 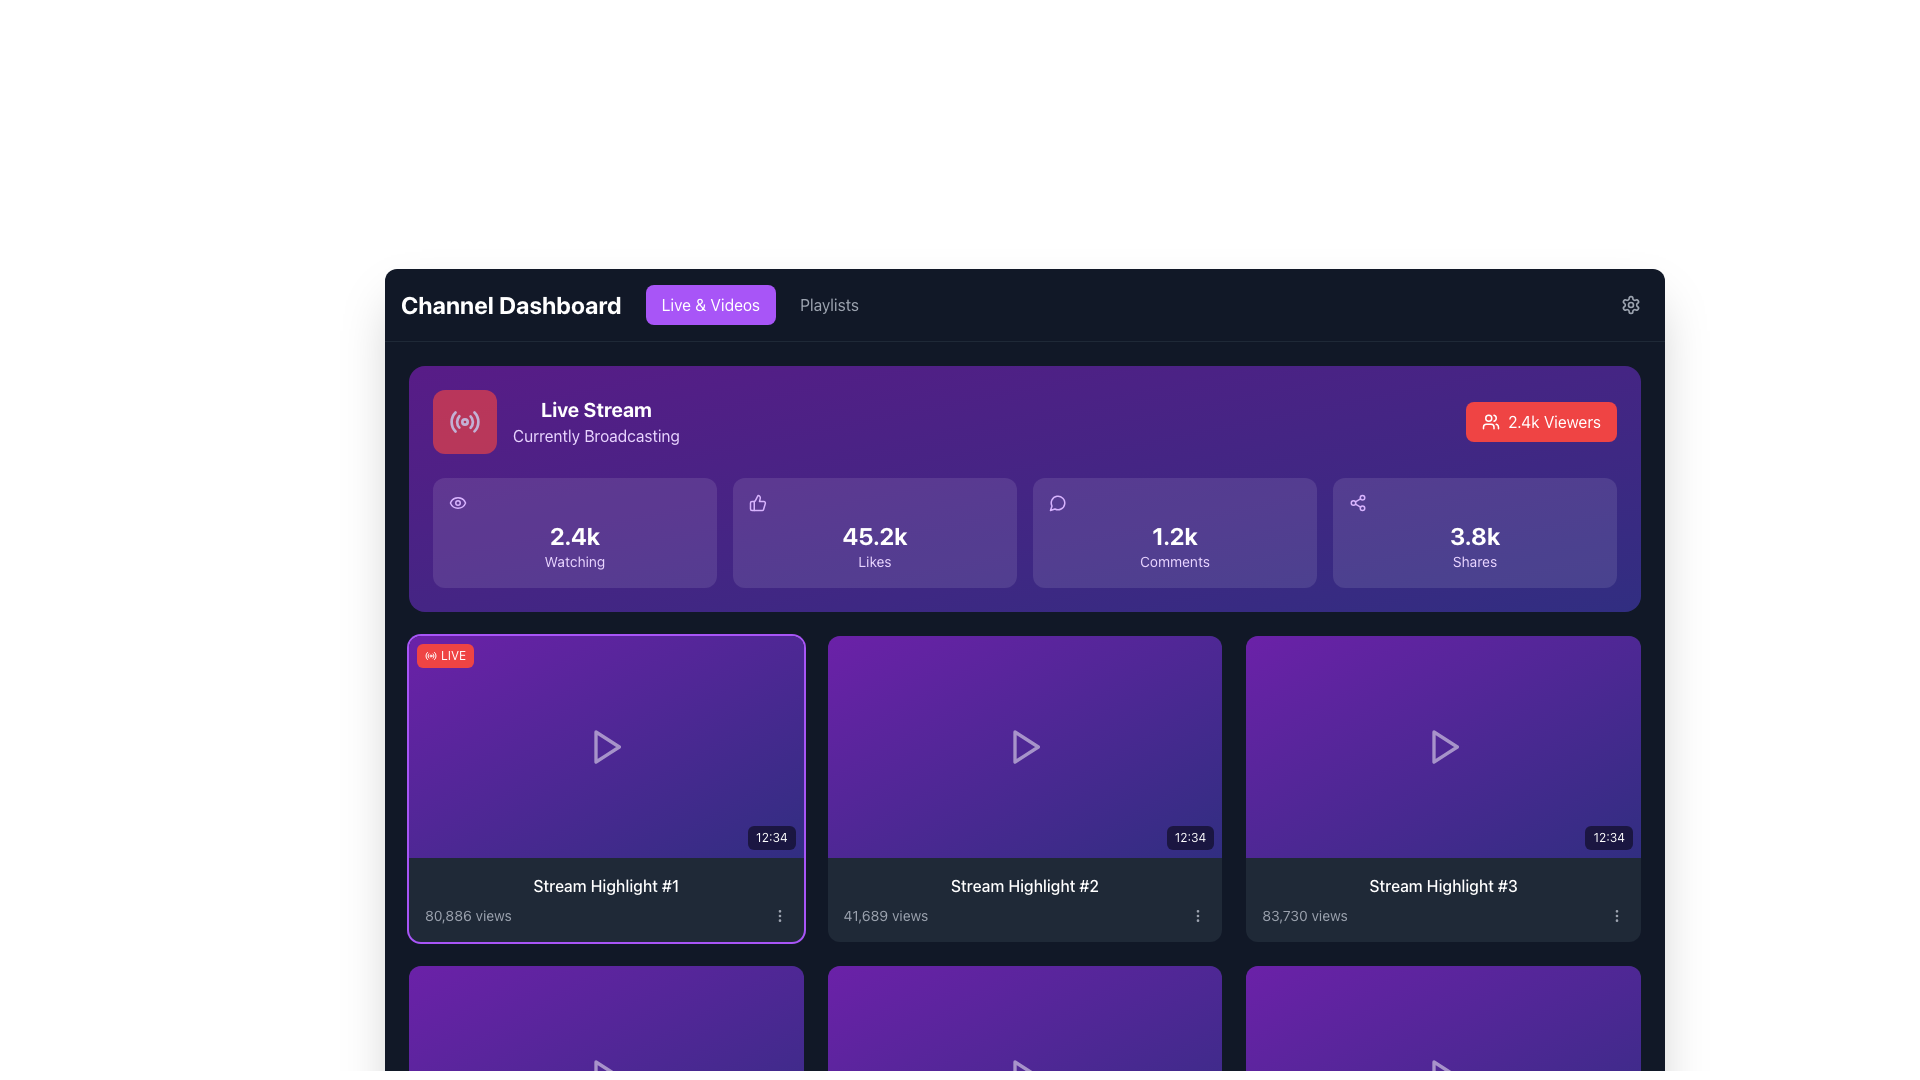 What do you see at coordinates (1445, 746) in the screenshot?
I see `the triangular play icon located in the third video thumbnail titled 'Stream Highlight #3'` at bounding box center [1445, 746].